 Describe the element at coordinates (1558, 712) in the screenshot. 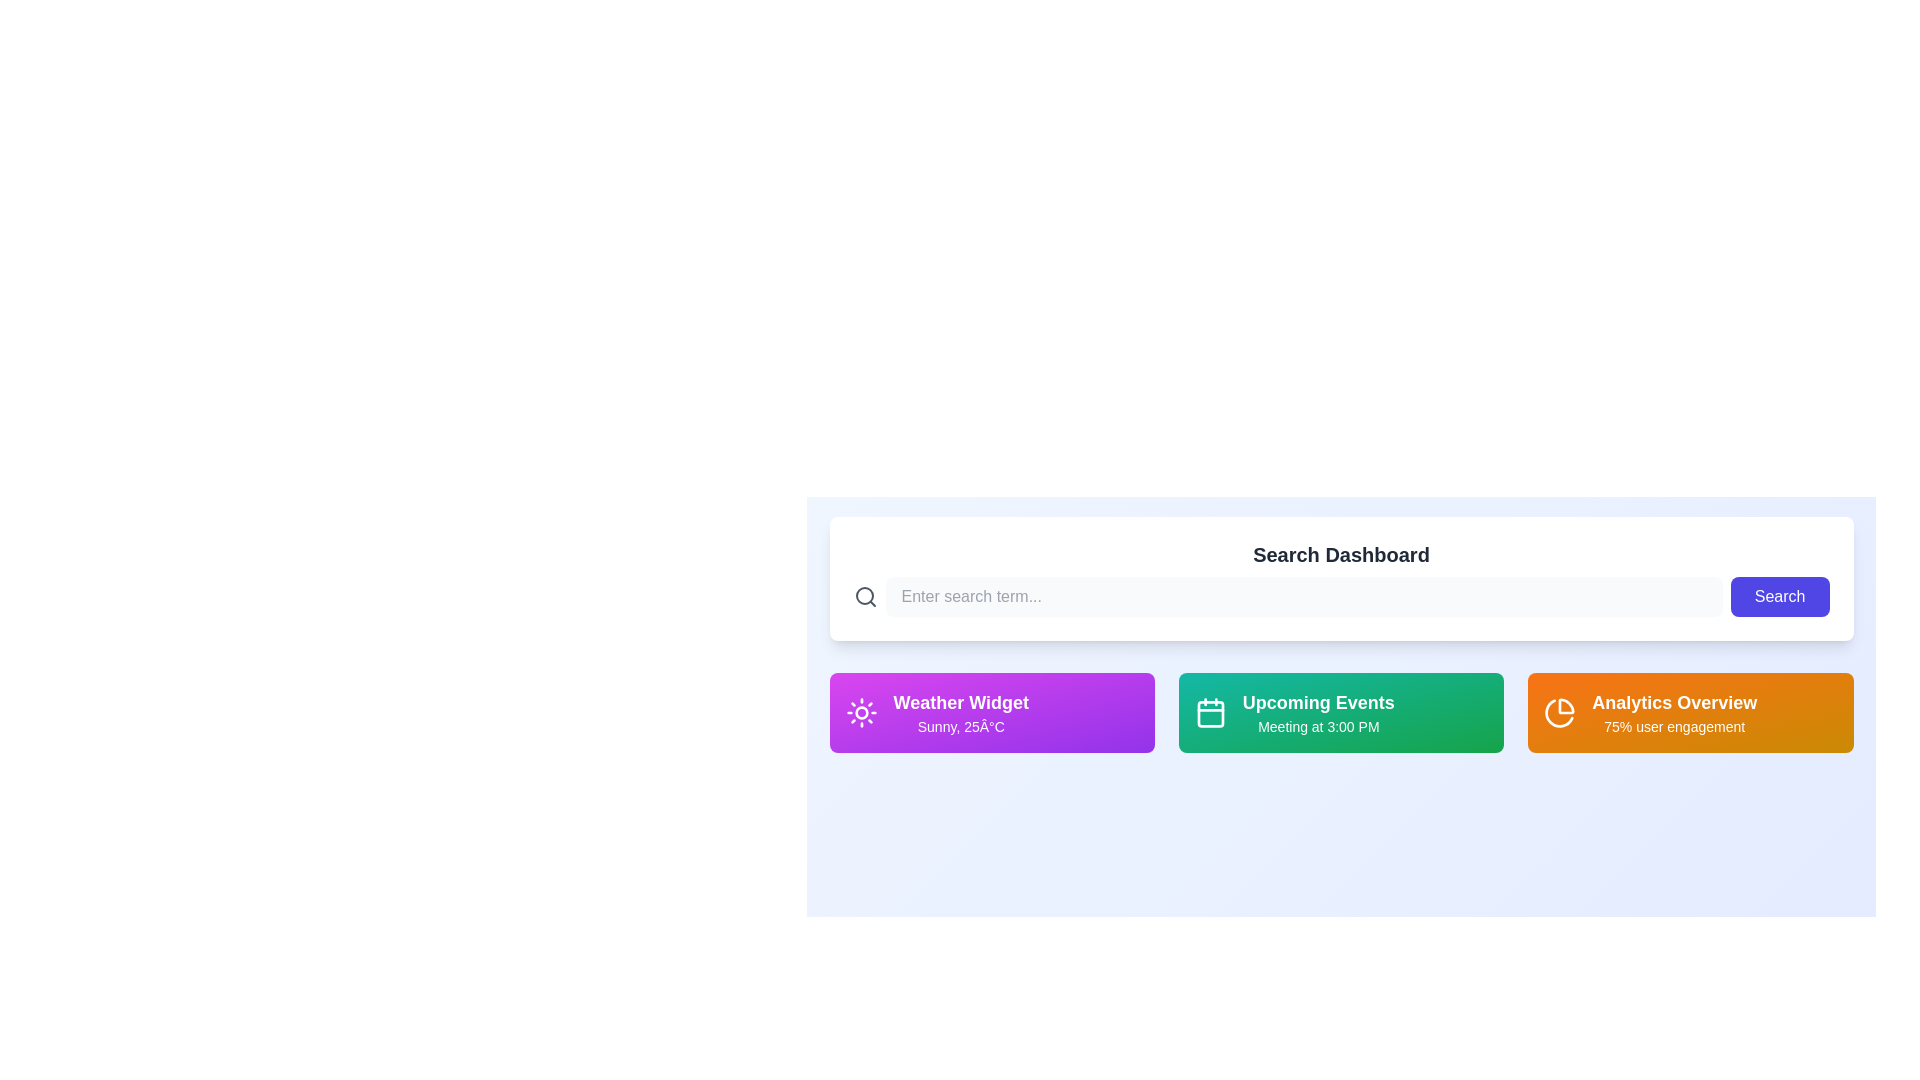

I see `the Decorative SVG graphic element that is a segment within the pie chart icon in the orange box labeled 'Analytics Overview' located in the bottom-right section of the interface` at that location.